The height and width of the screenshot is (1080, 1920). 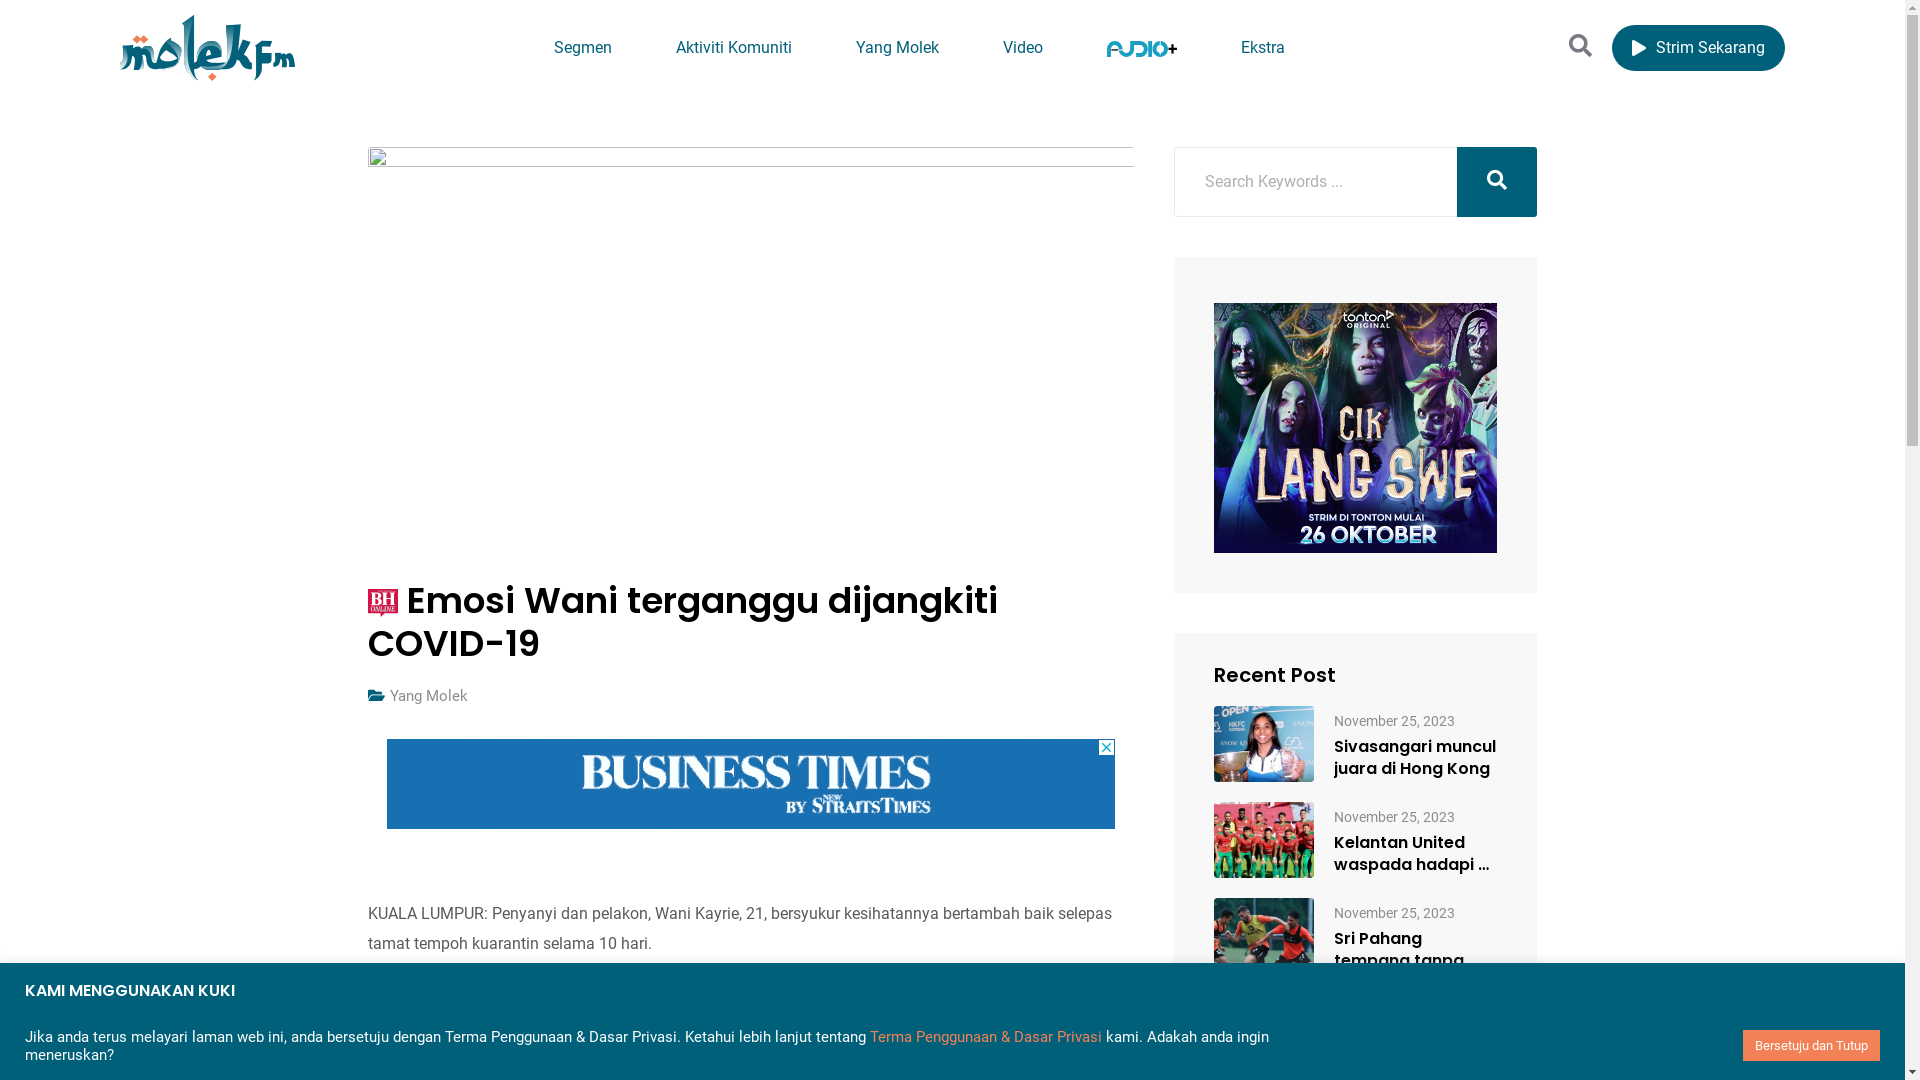 I want to click on ' Kelantan United waspada hadapi KL City', so click(x=1262, y=840).